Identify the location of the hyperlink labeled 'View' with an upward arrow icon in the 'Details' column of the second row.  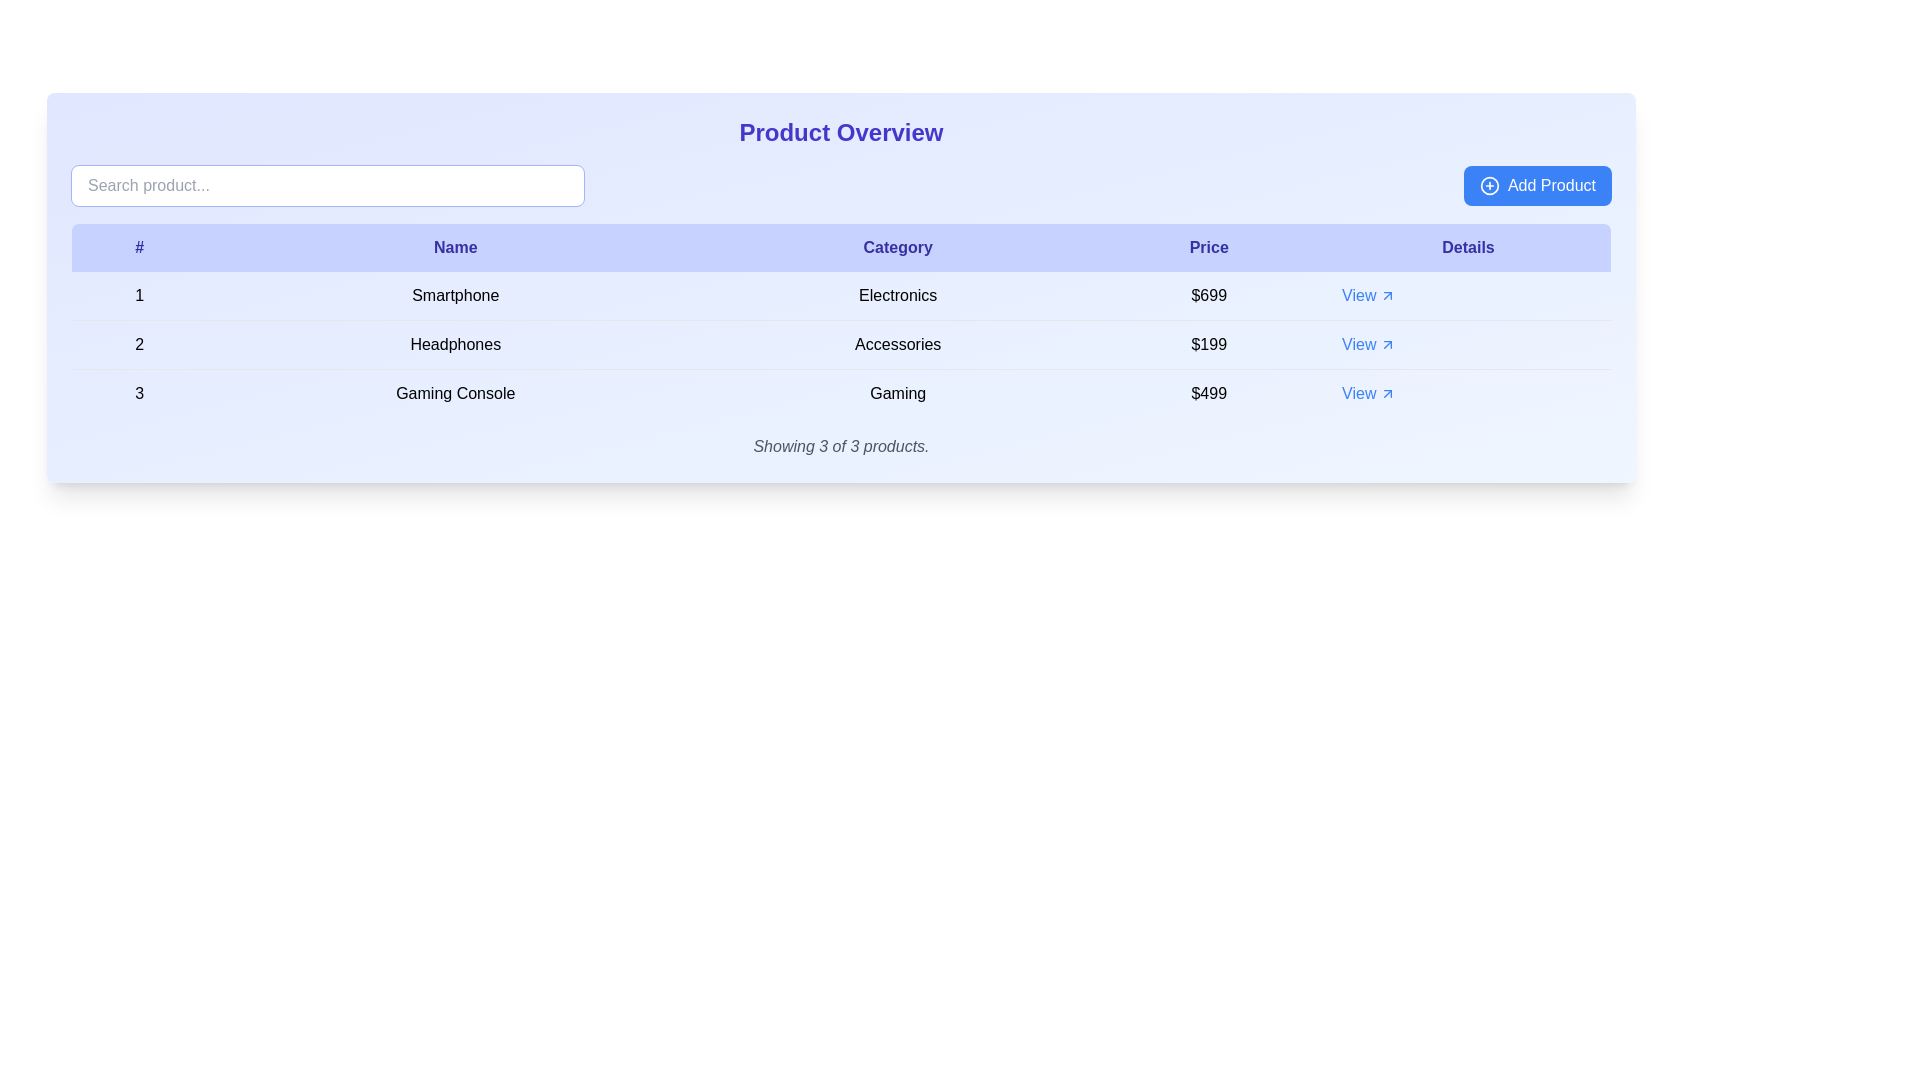
(1368, 343).